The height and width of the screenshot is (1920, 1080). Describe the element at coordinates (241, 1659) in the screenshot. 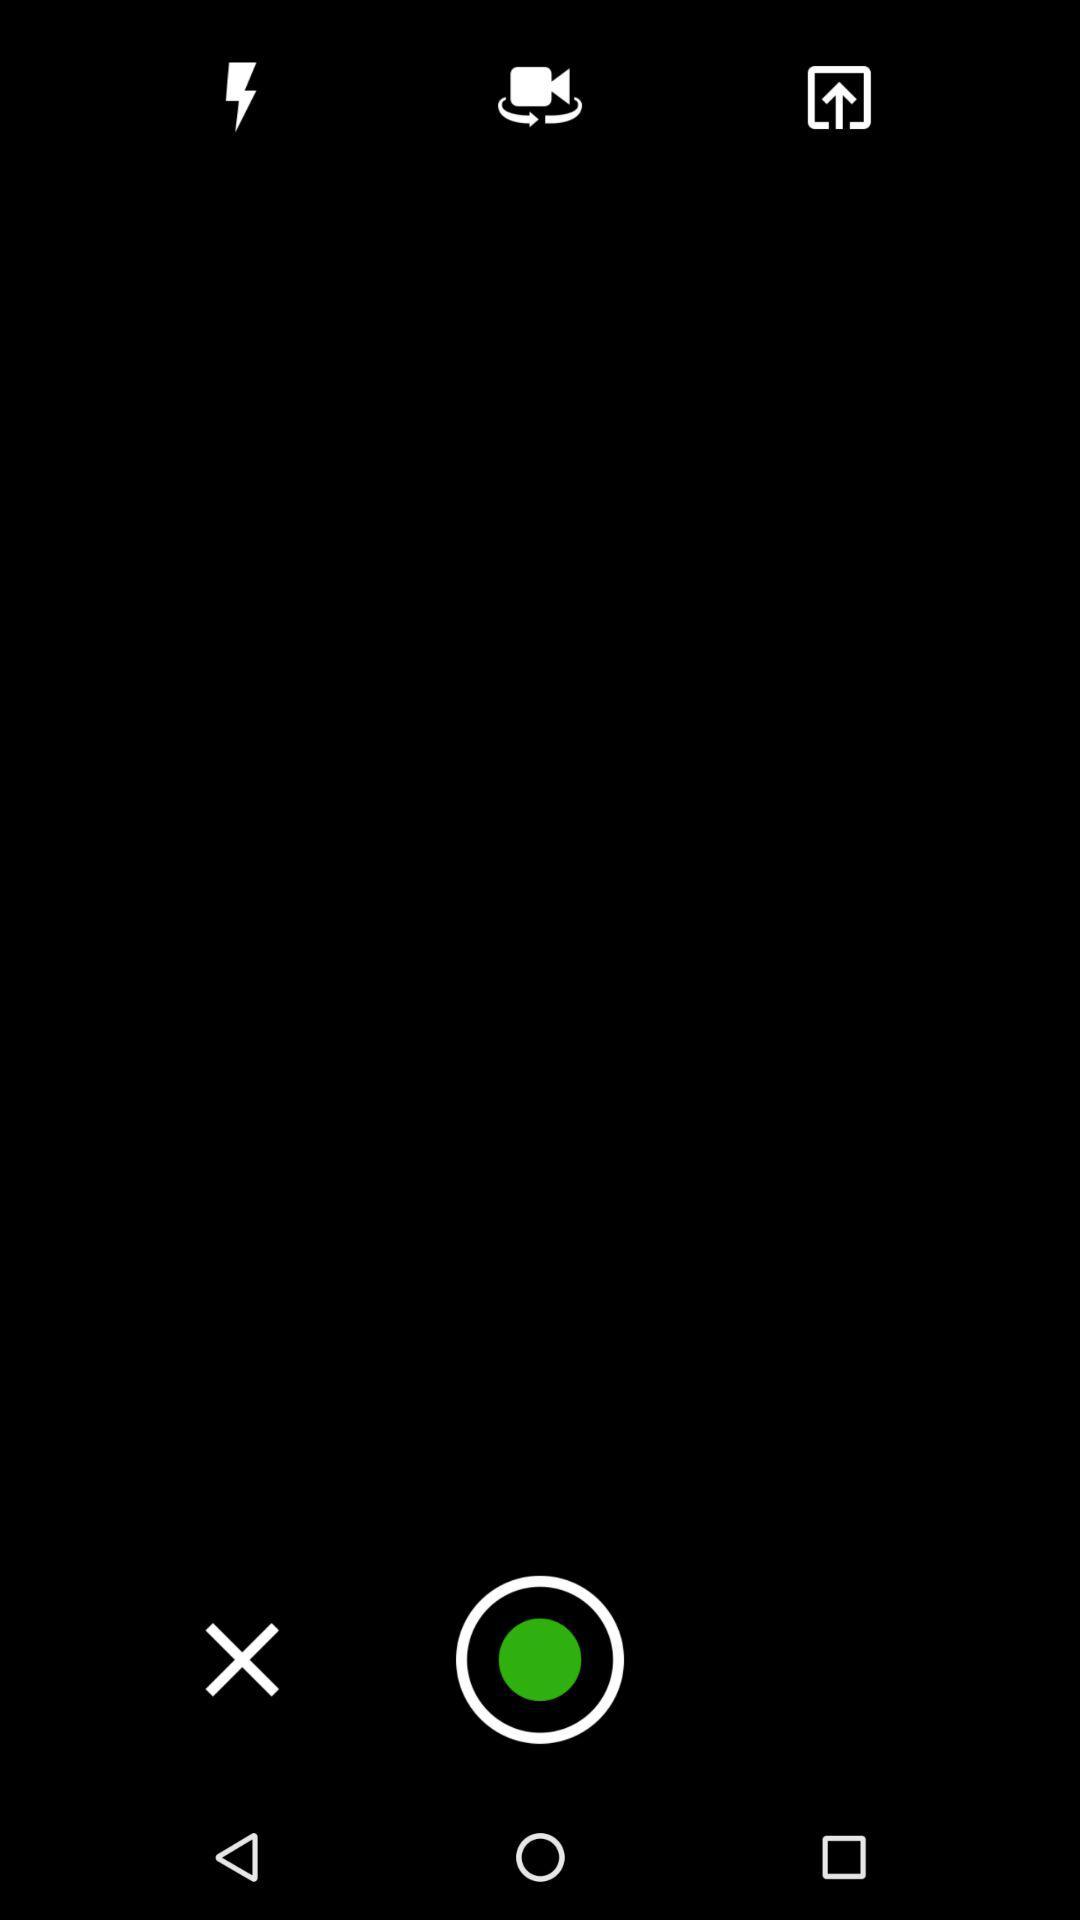

I see `cancel` at that location.